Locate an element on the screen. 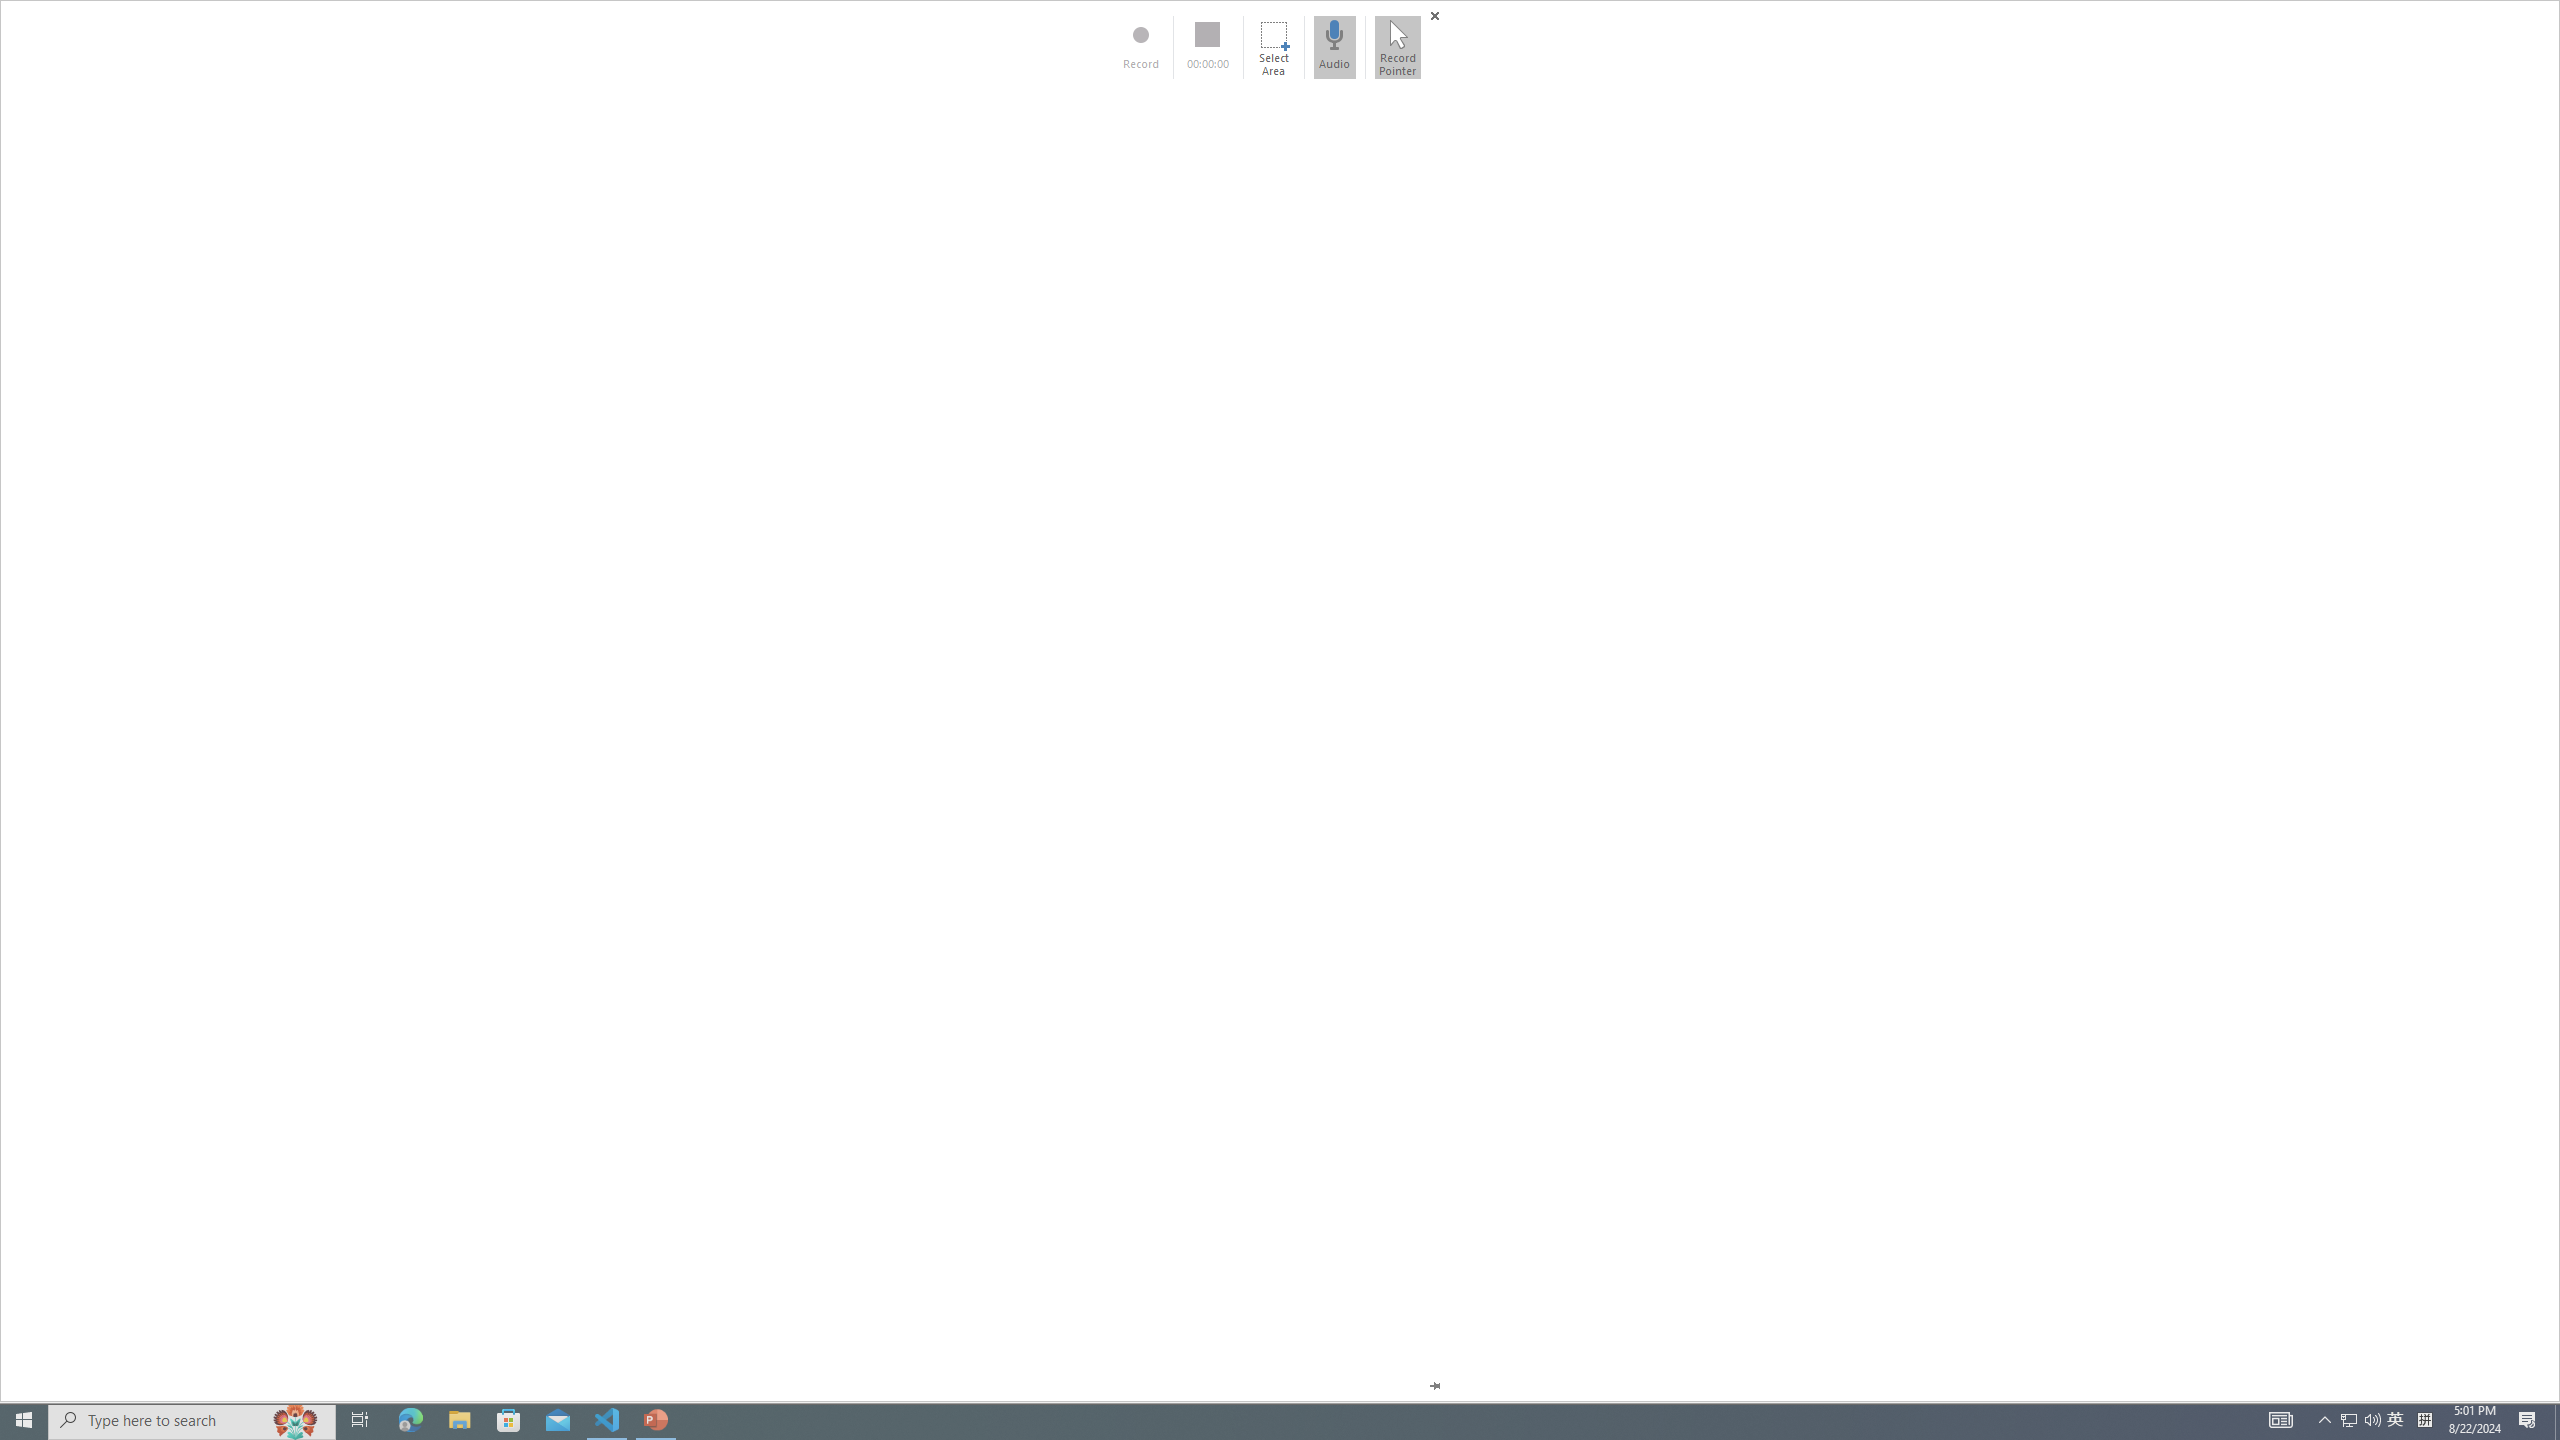 The width and height of the screenshot is (2560, 1440). 'Close (Windows logo key+Shift+Q)' is located at coordinates (1434, 15).